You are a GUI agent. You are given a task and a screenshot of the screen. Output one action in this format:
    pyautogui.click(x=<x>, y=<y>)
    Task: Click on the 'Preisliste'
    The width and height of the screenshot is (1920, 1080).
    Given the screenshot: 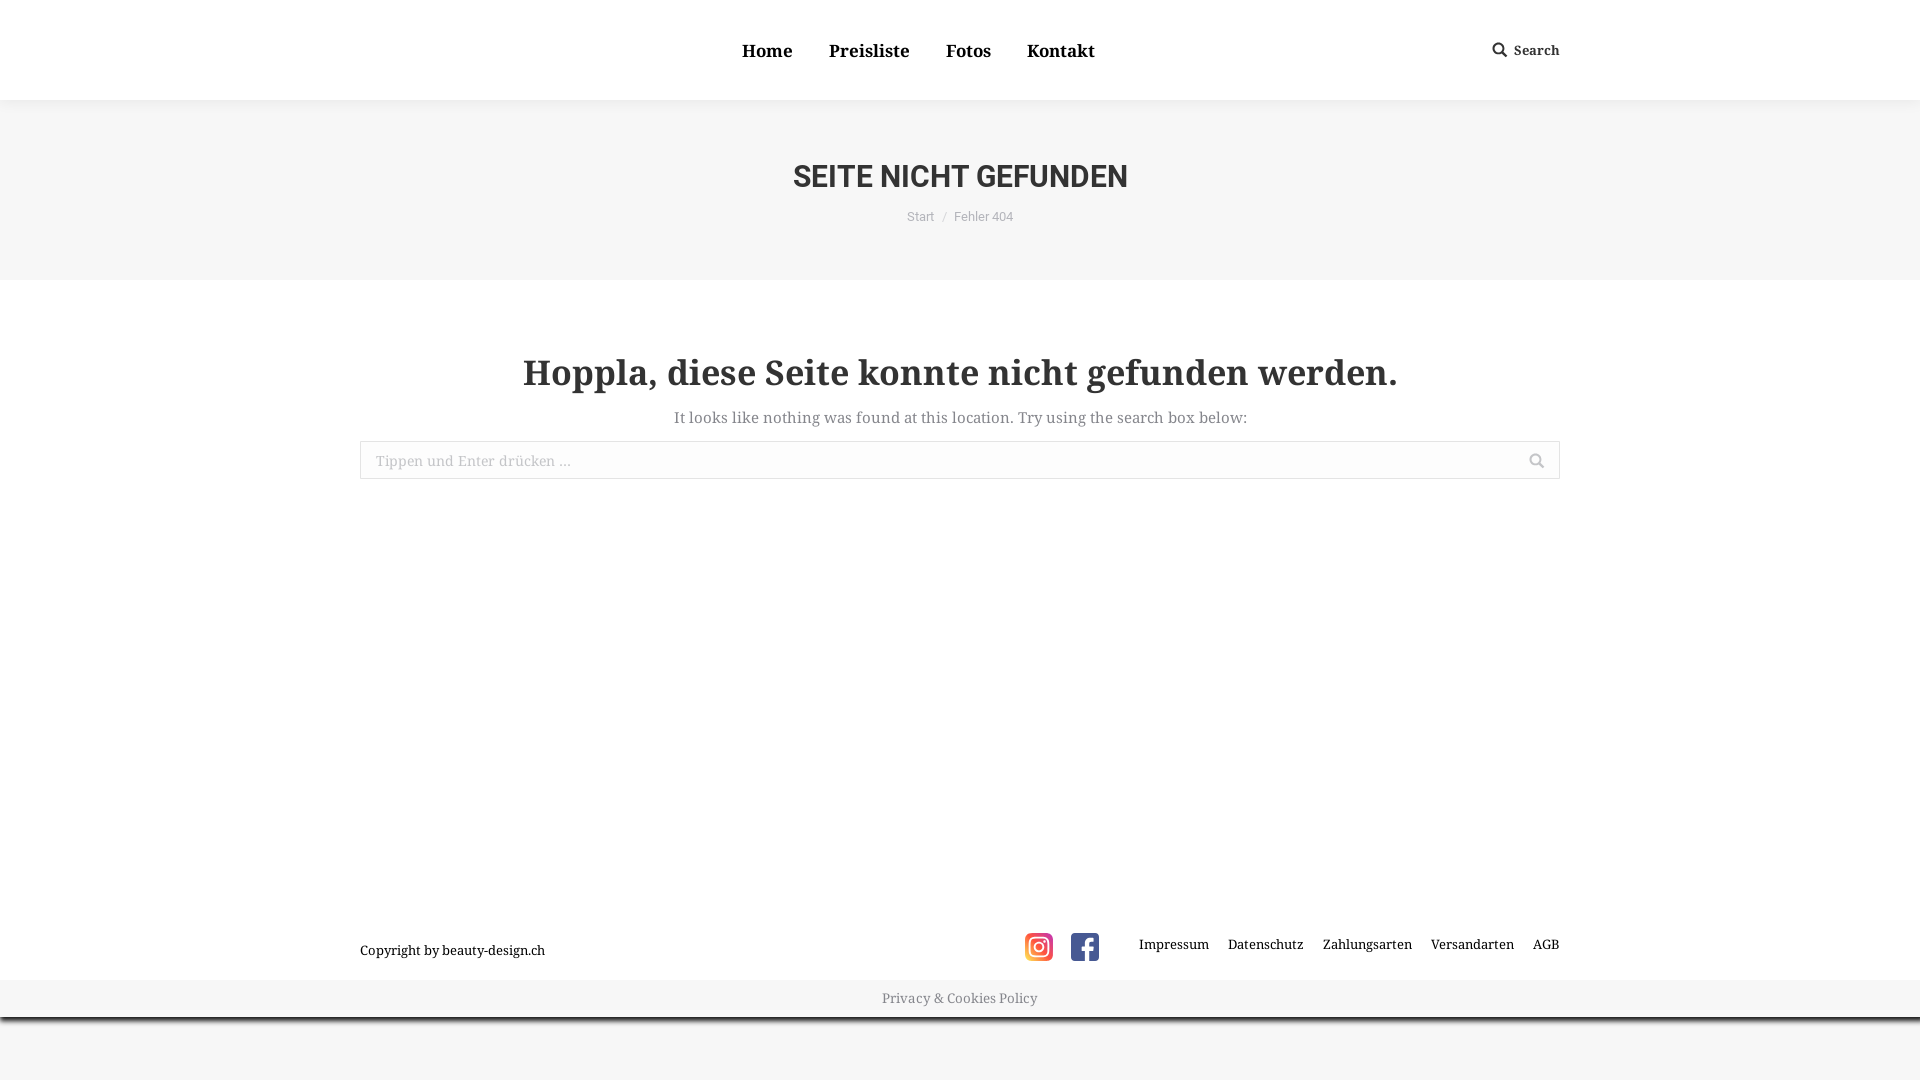 What is the action you would take?
    pyautogui.click(x=869, y=49)
    